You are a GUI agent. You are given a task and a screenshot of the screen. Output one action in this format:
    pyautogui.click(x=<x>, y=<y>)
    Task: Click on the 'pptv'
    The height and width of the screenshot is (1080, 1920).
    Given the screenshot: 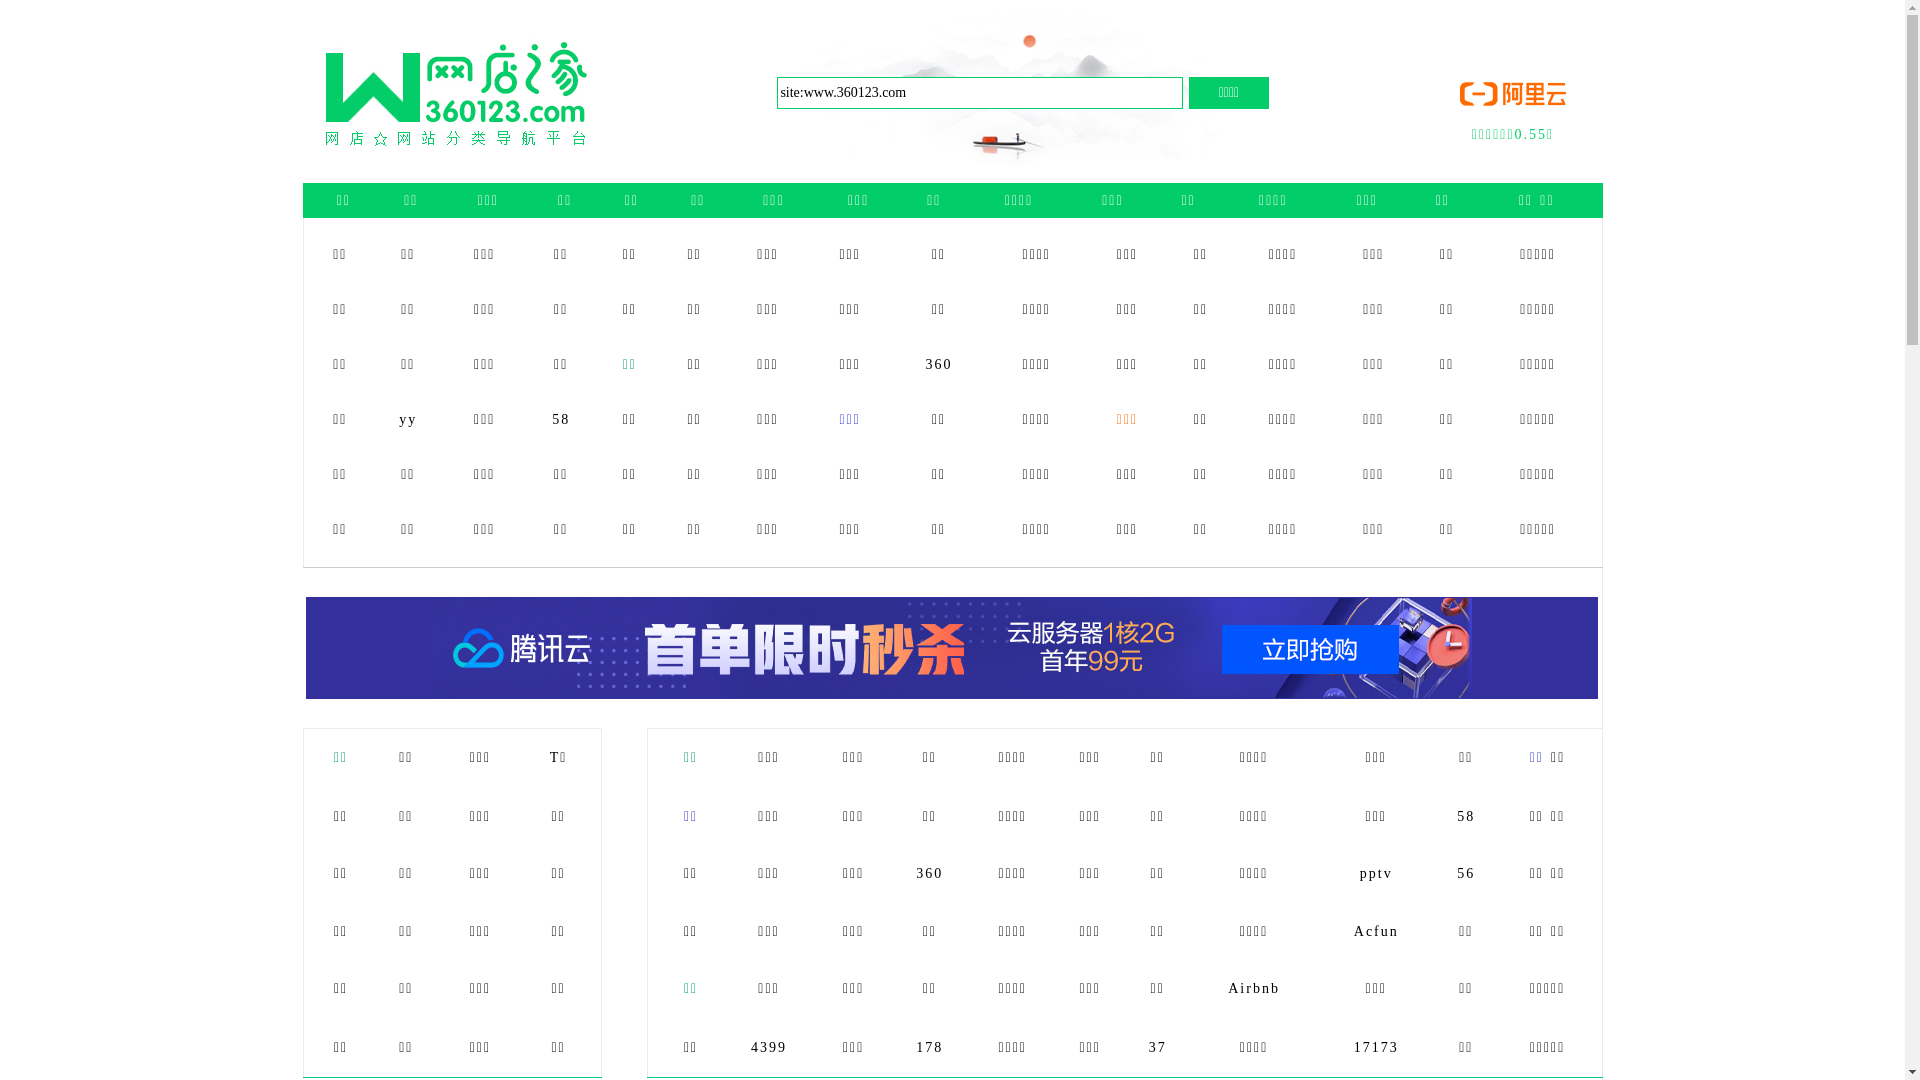 What is the action you would take?
    pyautogui.click(x=1375, y=872)
    